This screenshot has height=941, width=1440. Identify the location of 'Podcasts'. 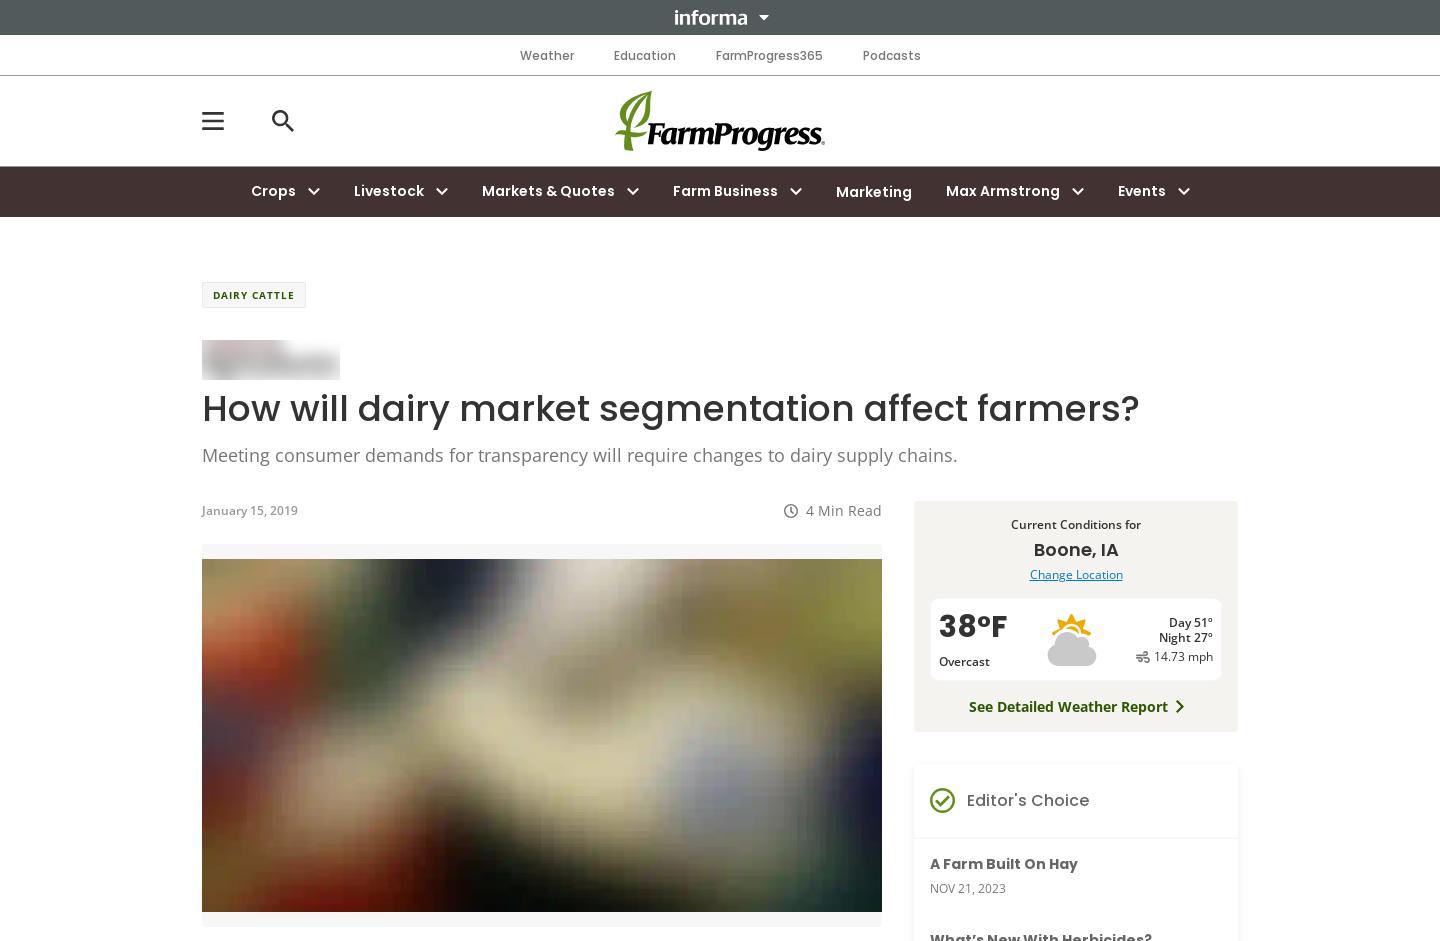
(889, 54).